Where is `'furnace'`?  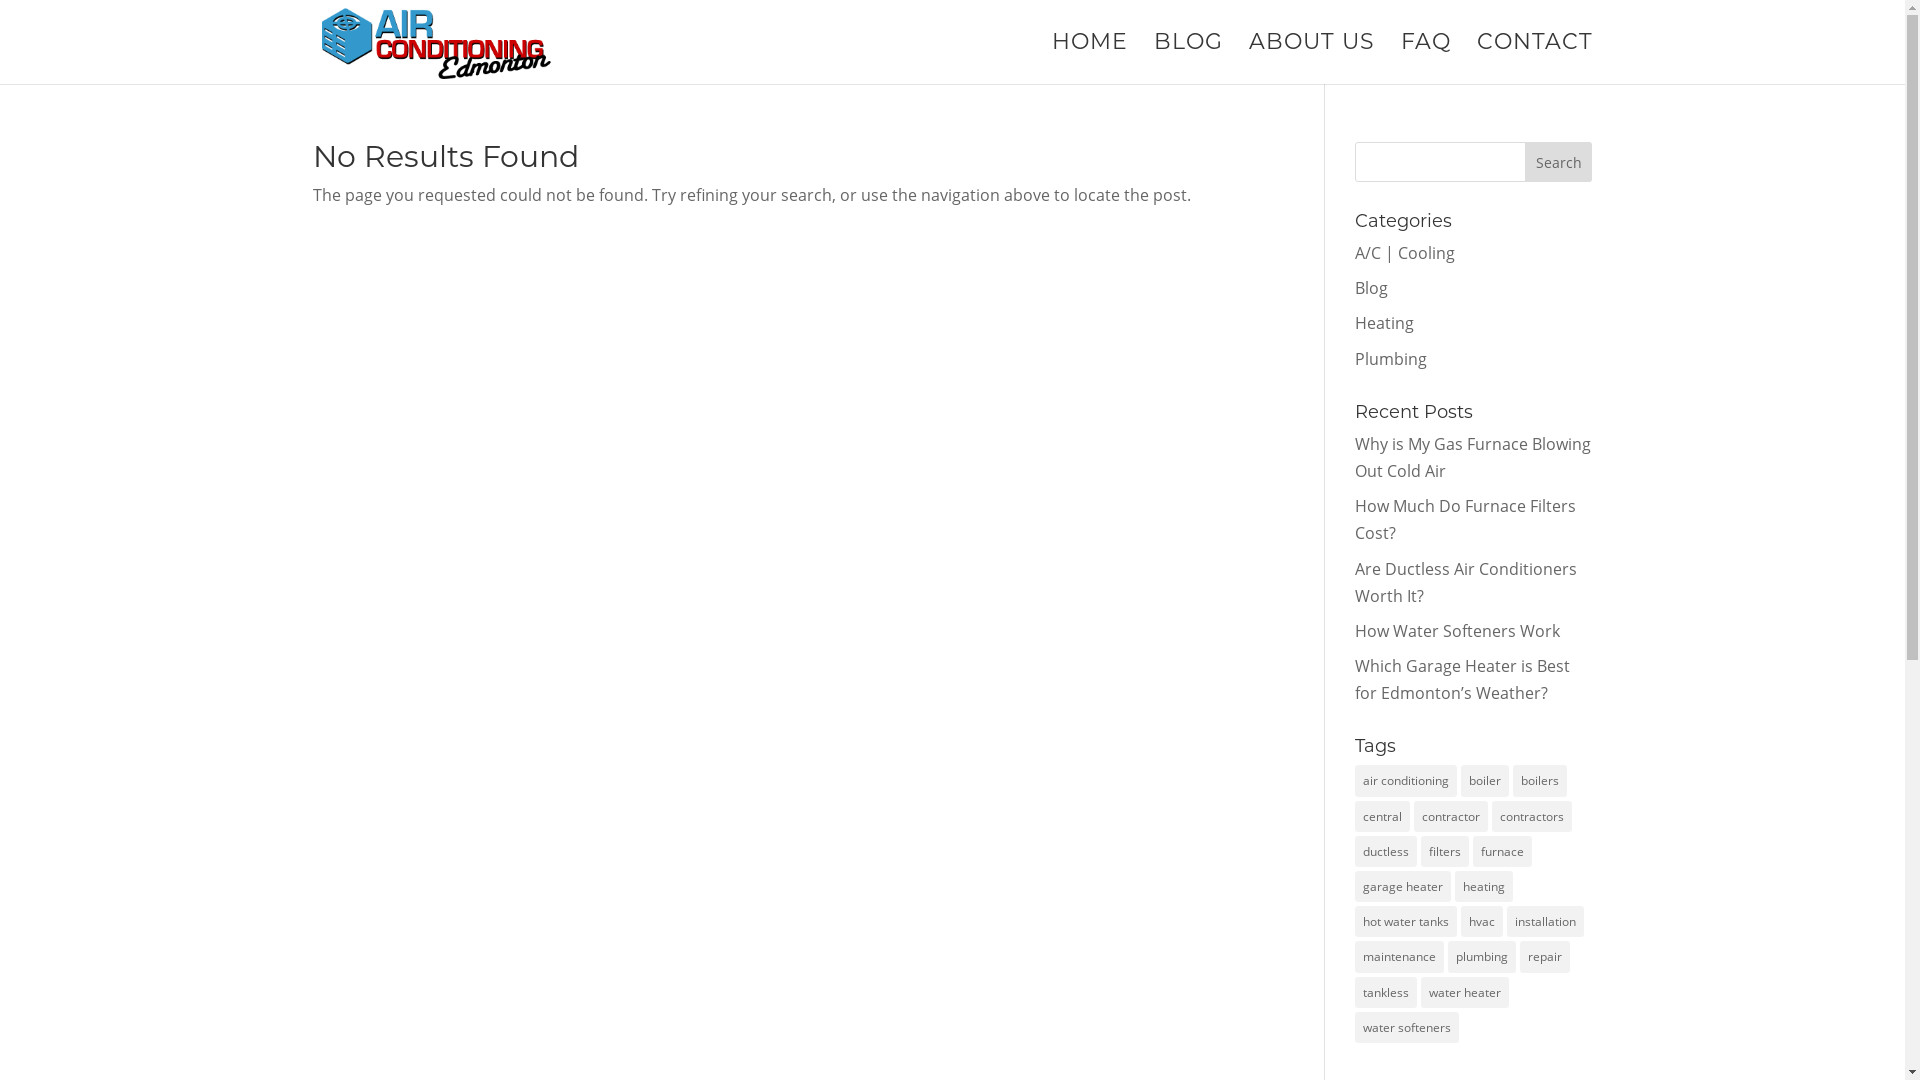 'furnace' is located at coordinates (1502, 851).